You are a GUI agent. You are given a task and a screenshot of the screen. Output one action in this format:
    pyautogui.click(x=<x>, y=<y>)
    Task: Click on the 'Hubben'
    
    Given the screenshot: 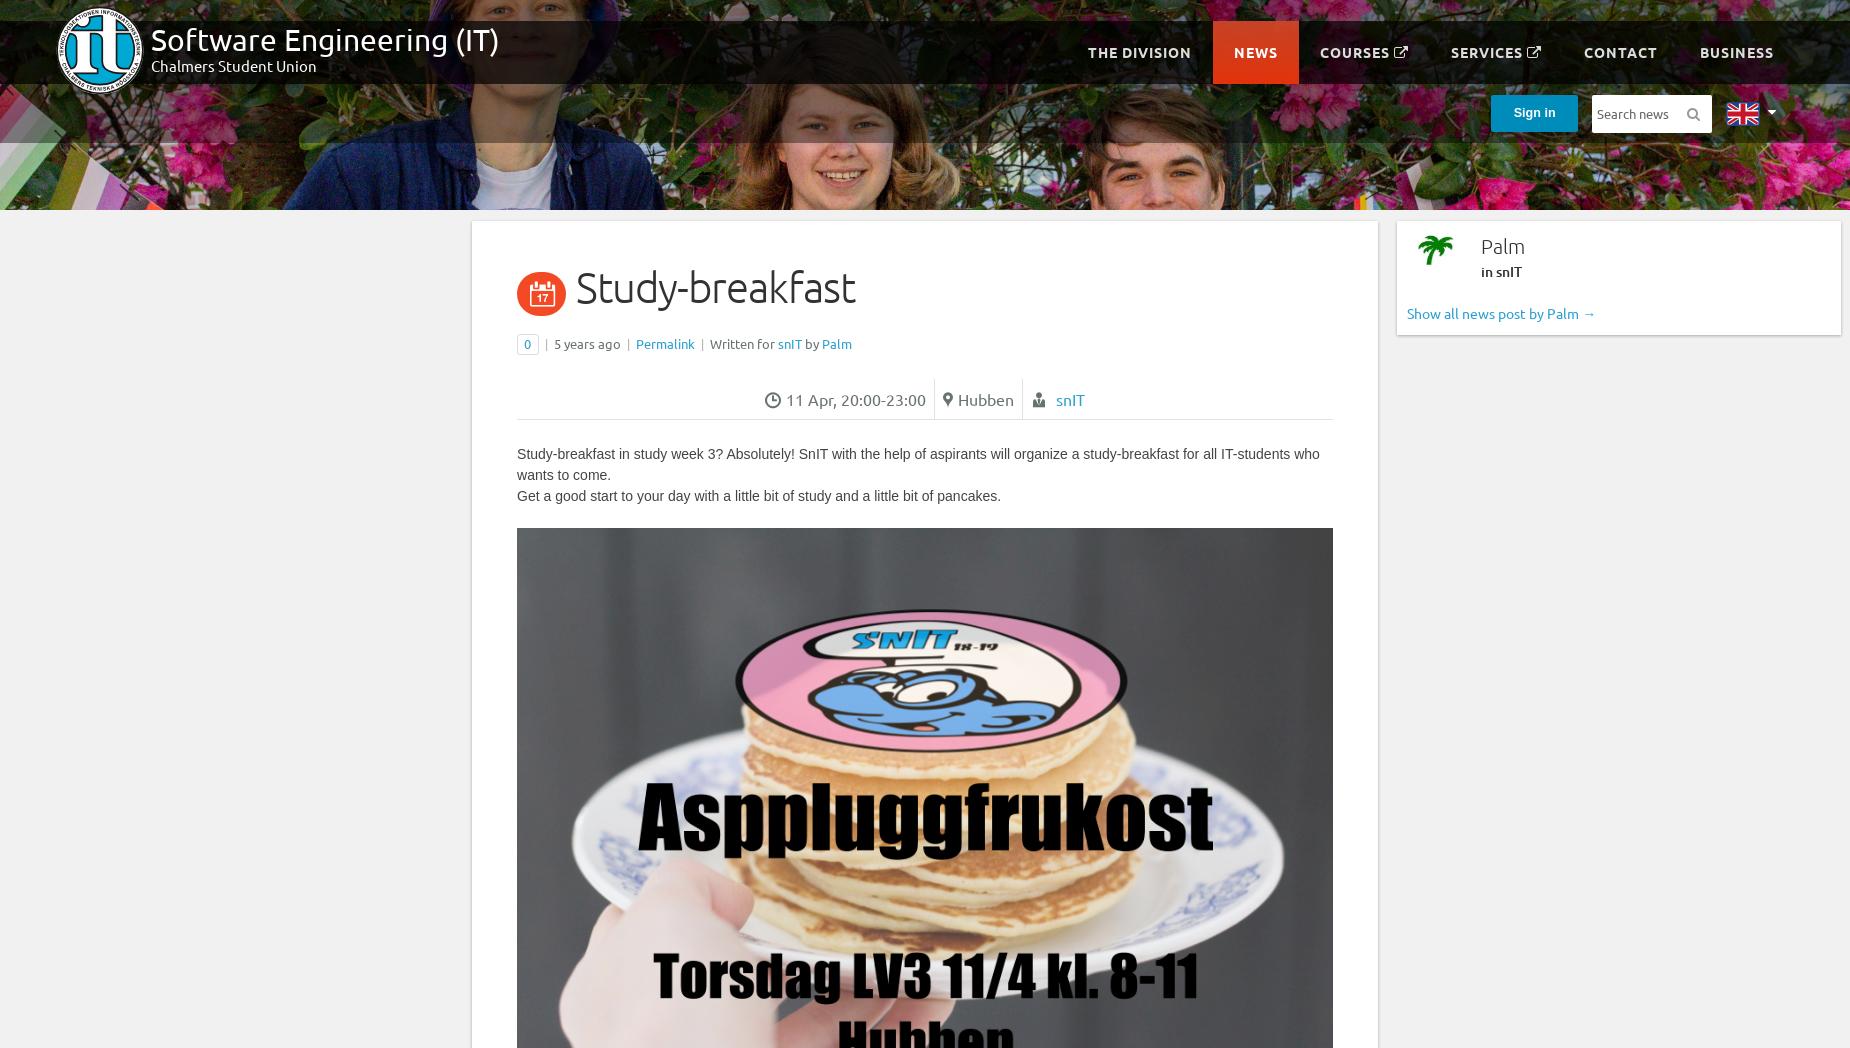 What is the action you would take?
    pyautogui.click(x=983, y=398)
    